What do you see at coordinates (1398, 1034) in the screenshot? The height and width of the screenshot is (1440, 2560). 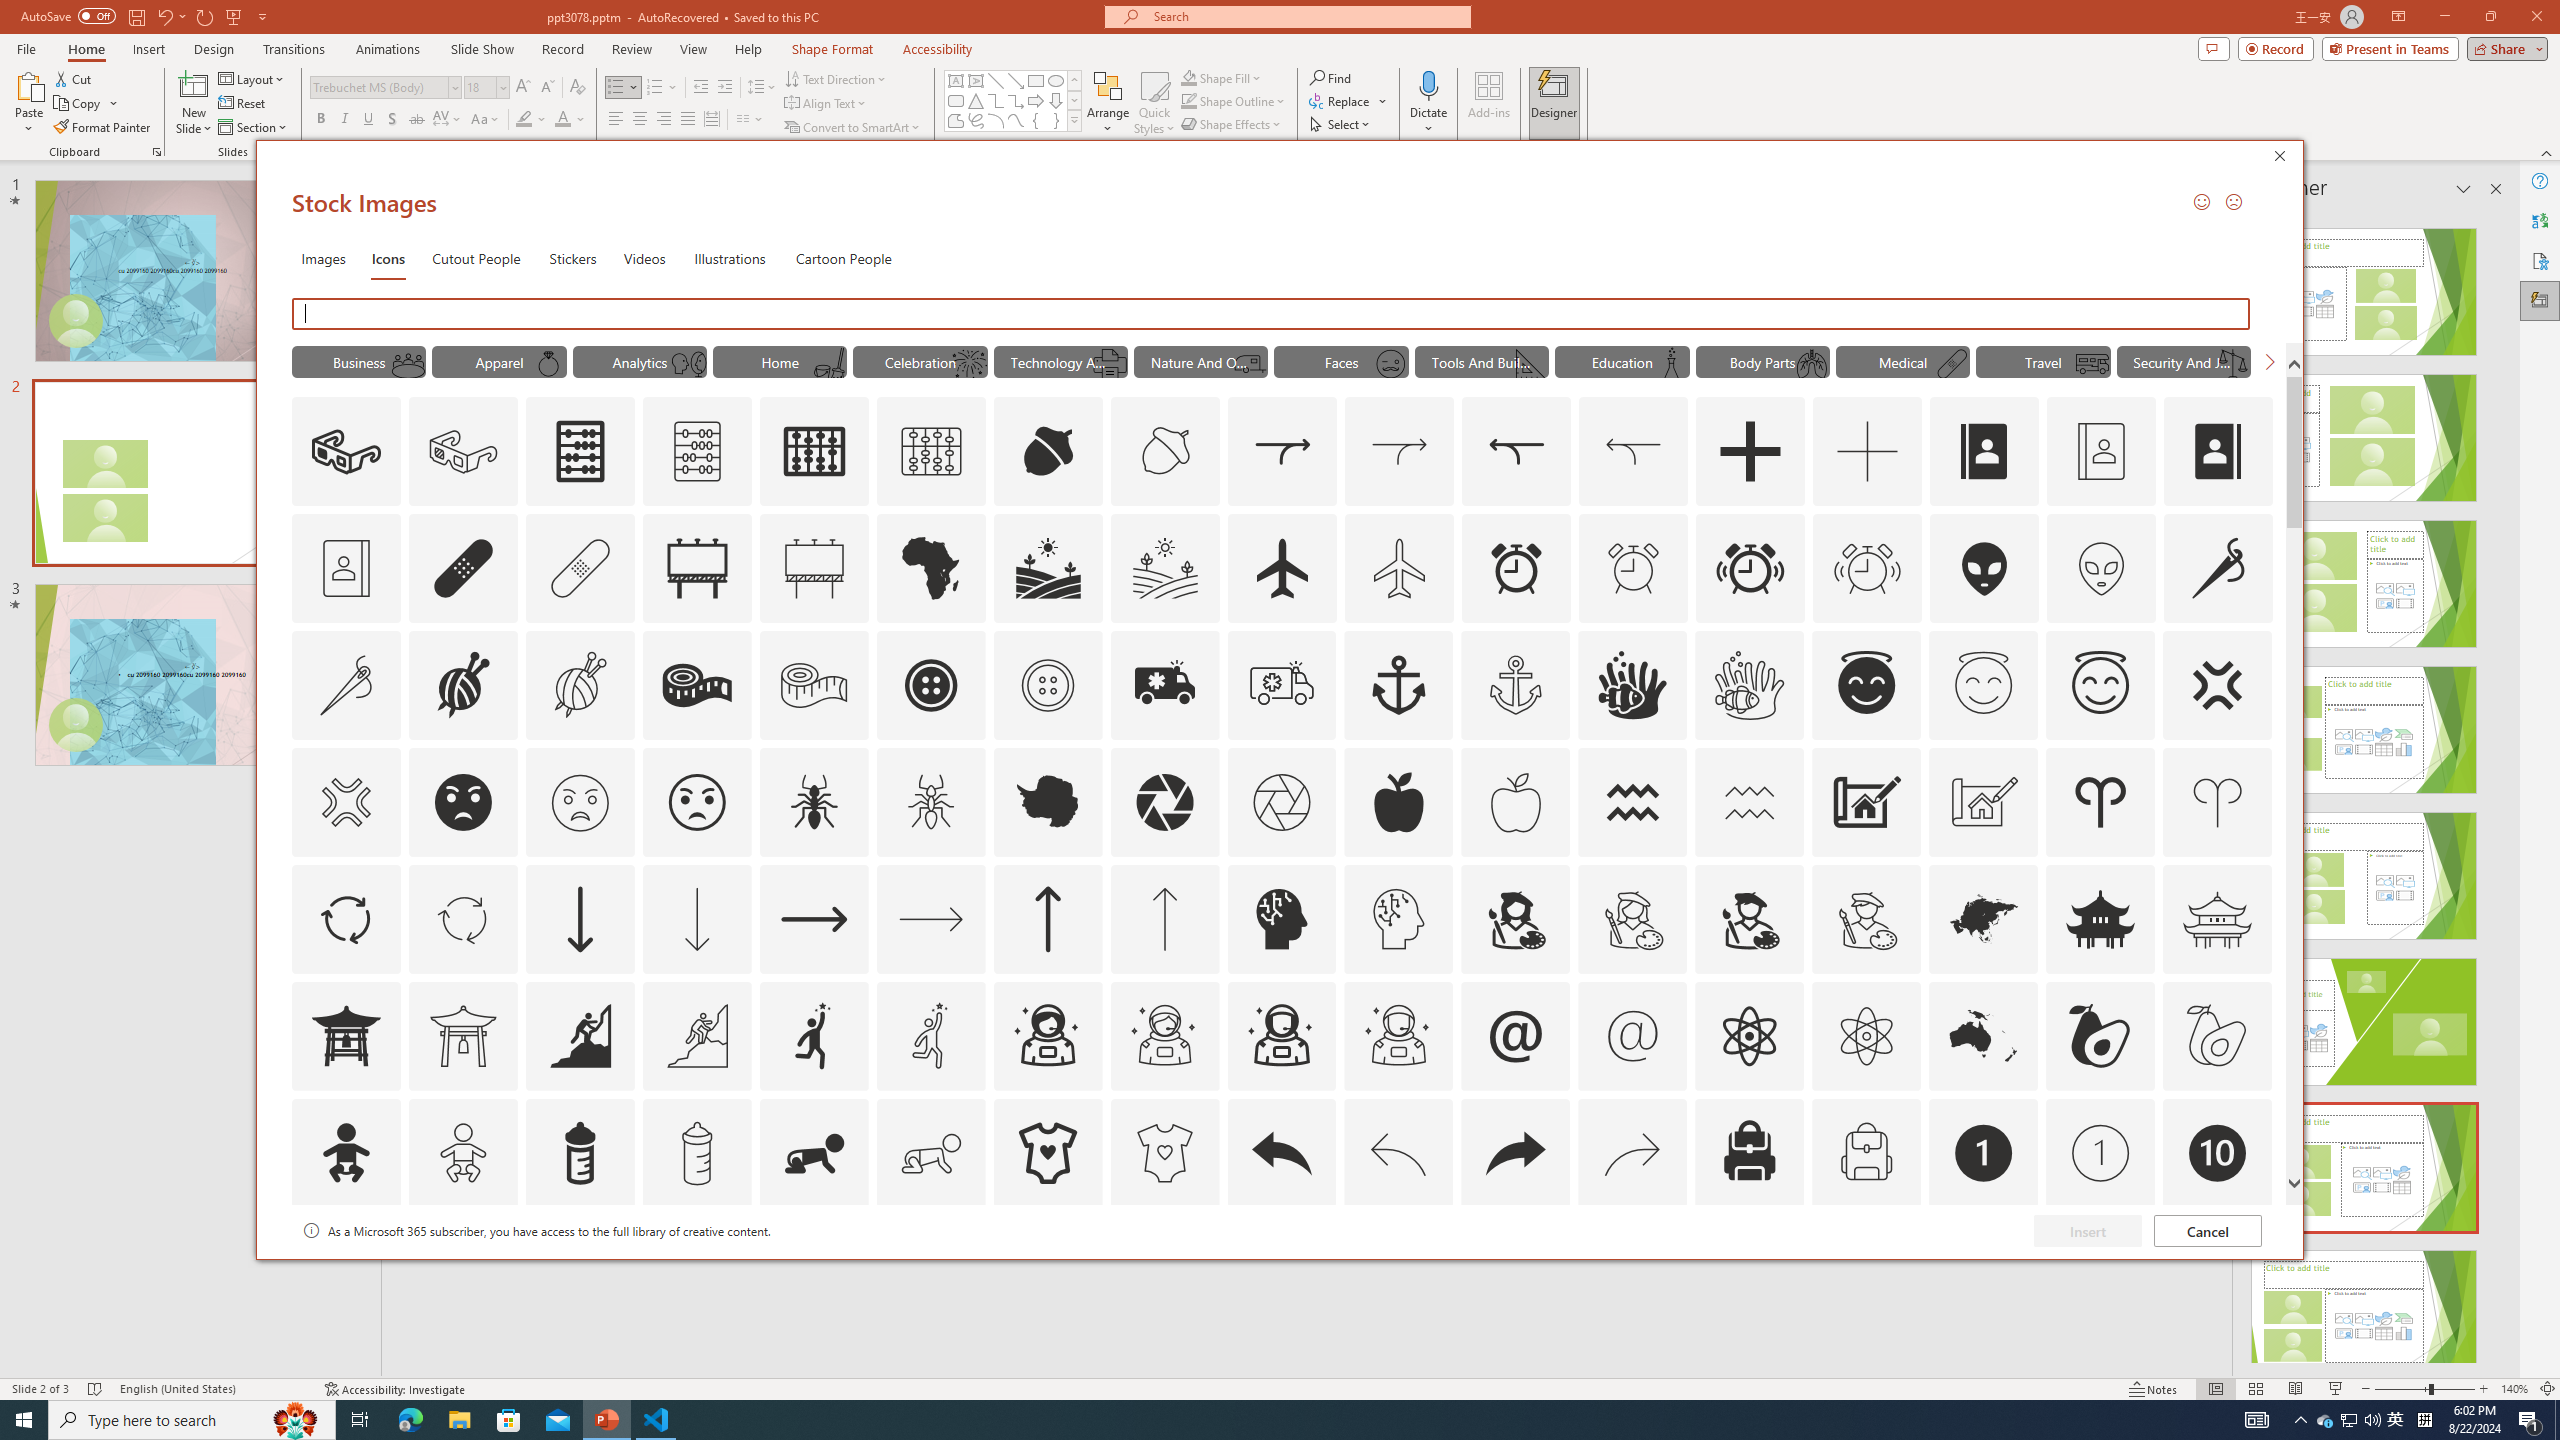 I see `'AutomationID: Icons_AstronautMale_M'` at bounding box center [1398, 1034].